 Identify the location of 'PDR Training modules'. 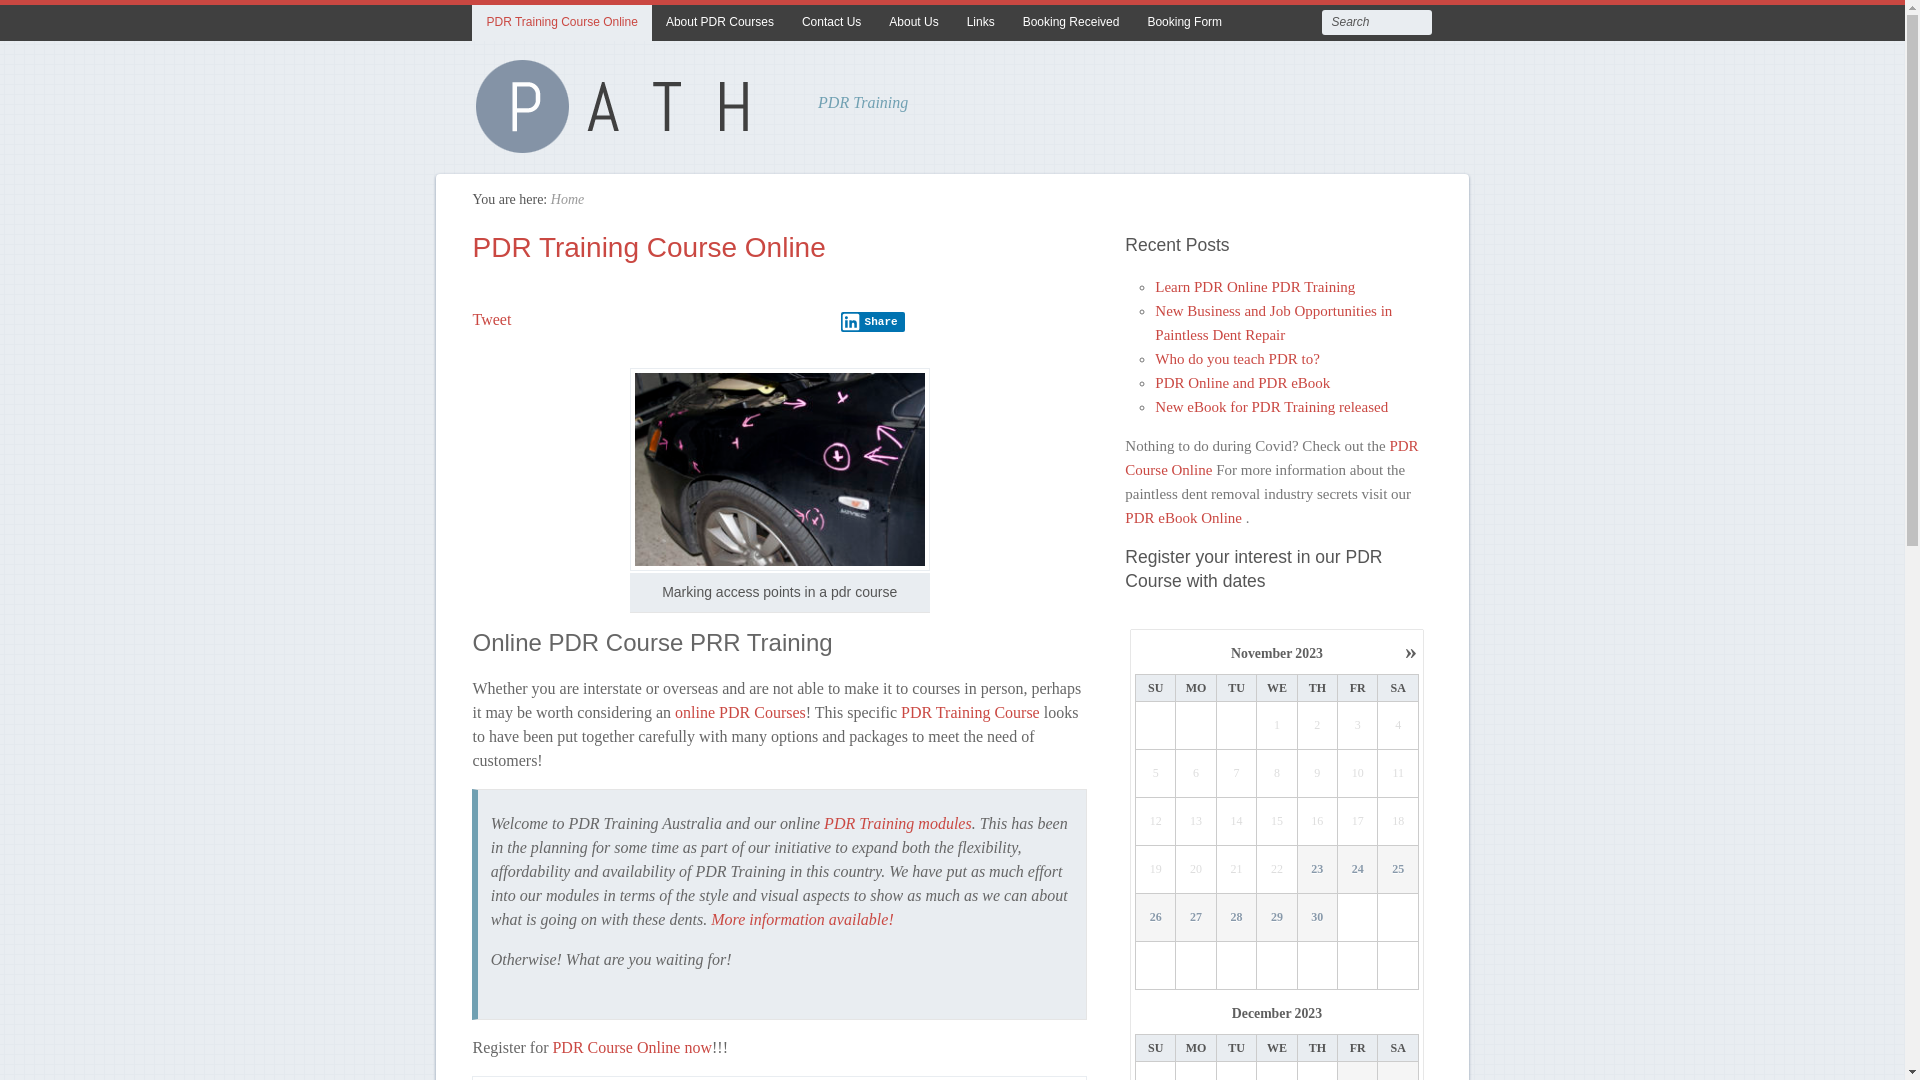
(824, 823).